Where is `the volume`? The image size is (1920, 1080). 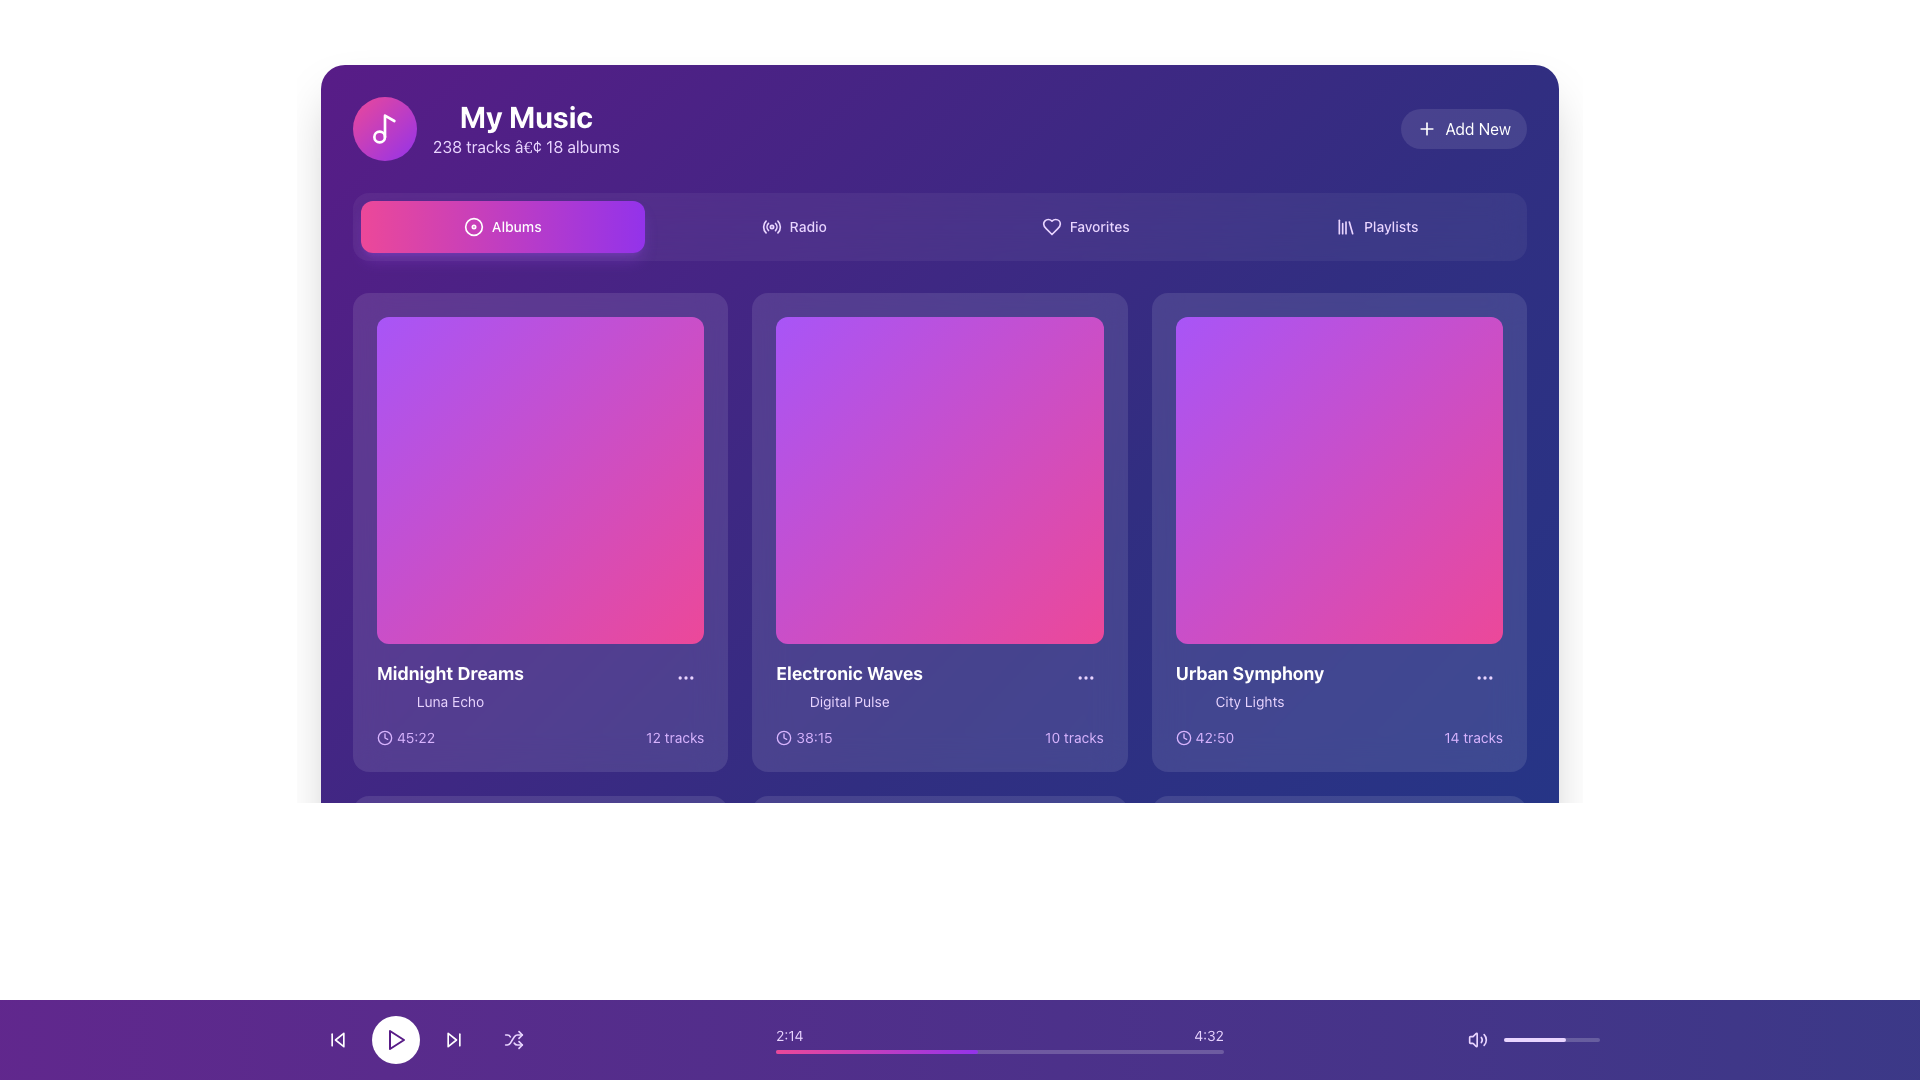 the volume is located at coordinates (1518, 1039).